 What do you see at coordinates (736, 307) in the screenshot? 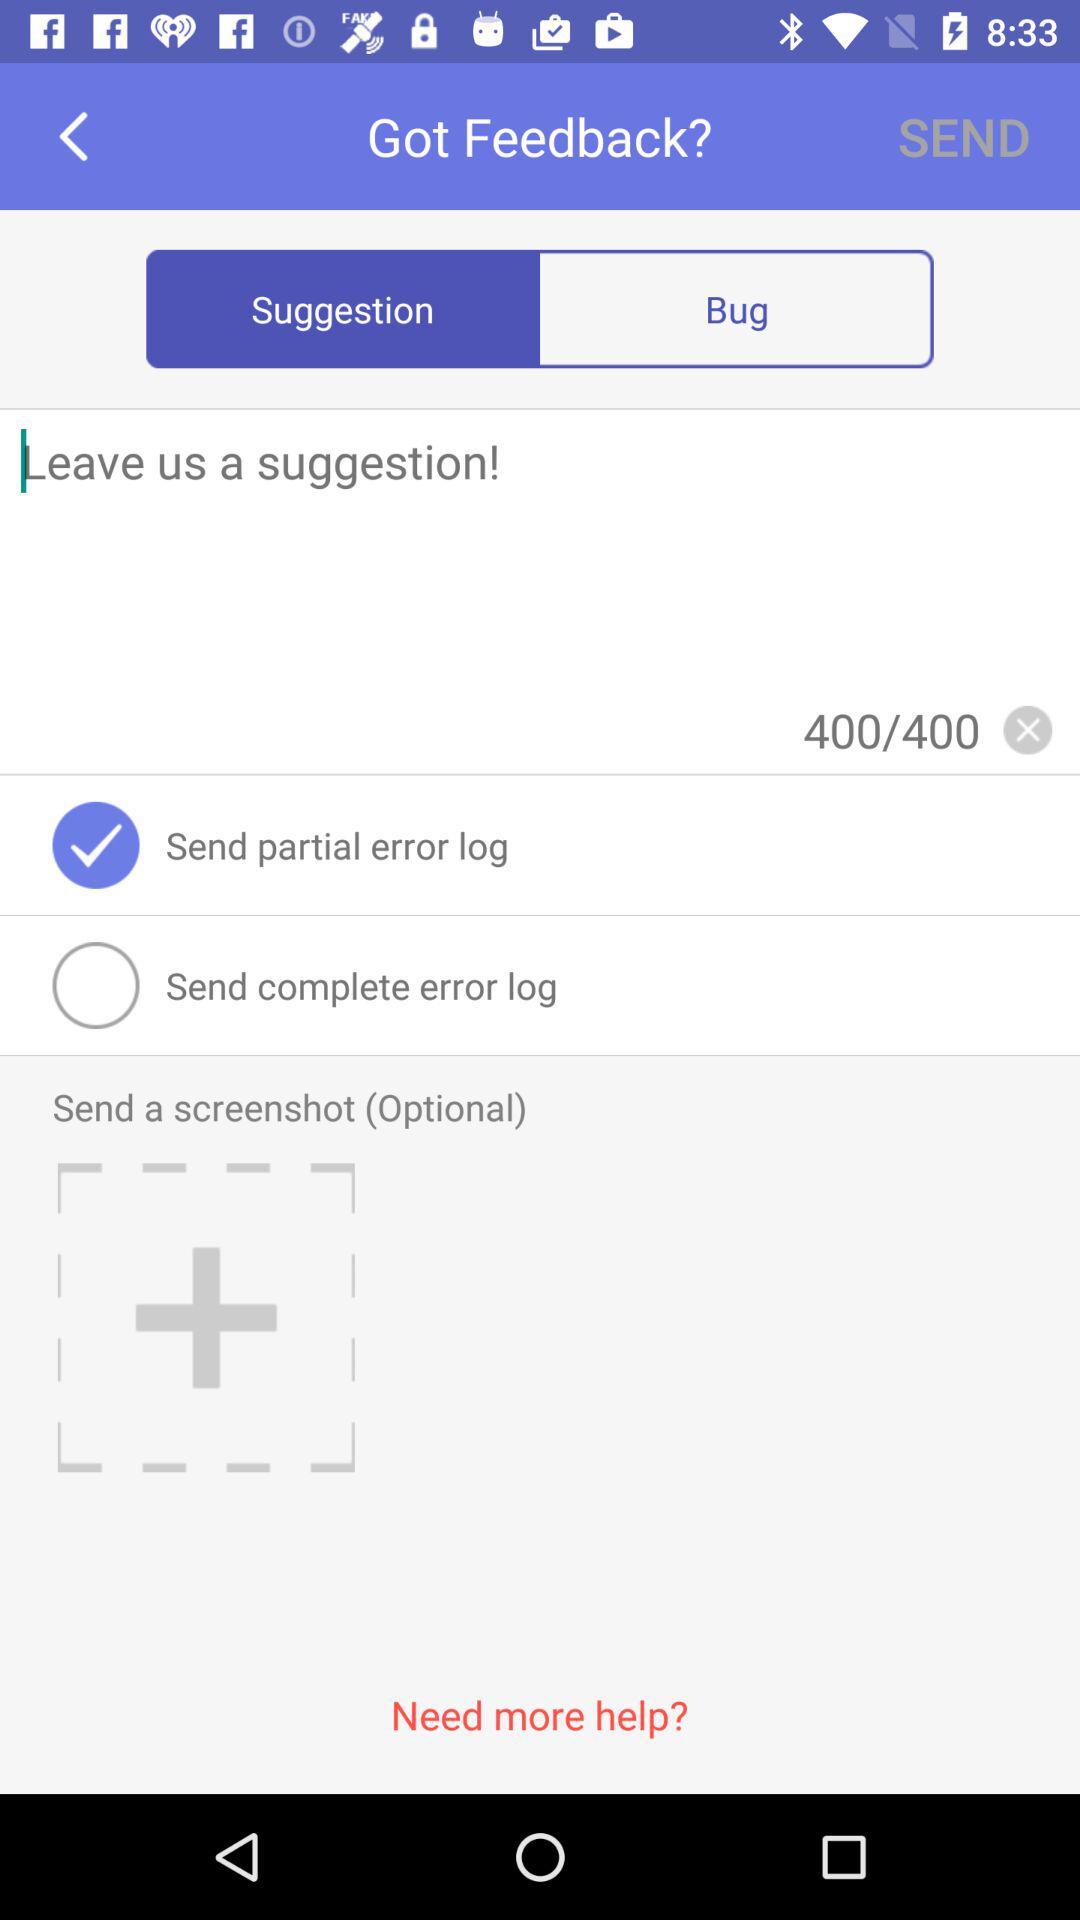
I see `item below send item` at bounding box center [736, 307].